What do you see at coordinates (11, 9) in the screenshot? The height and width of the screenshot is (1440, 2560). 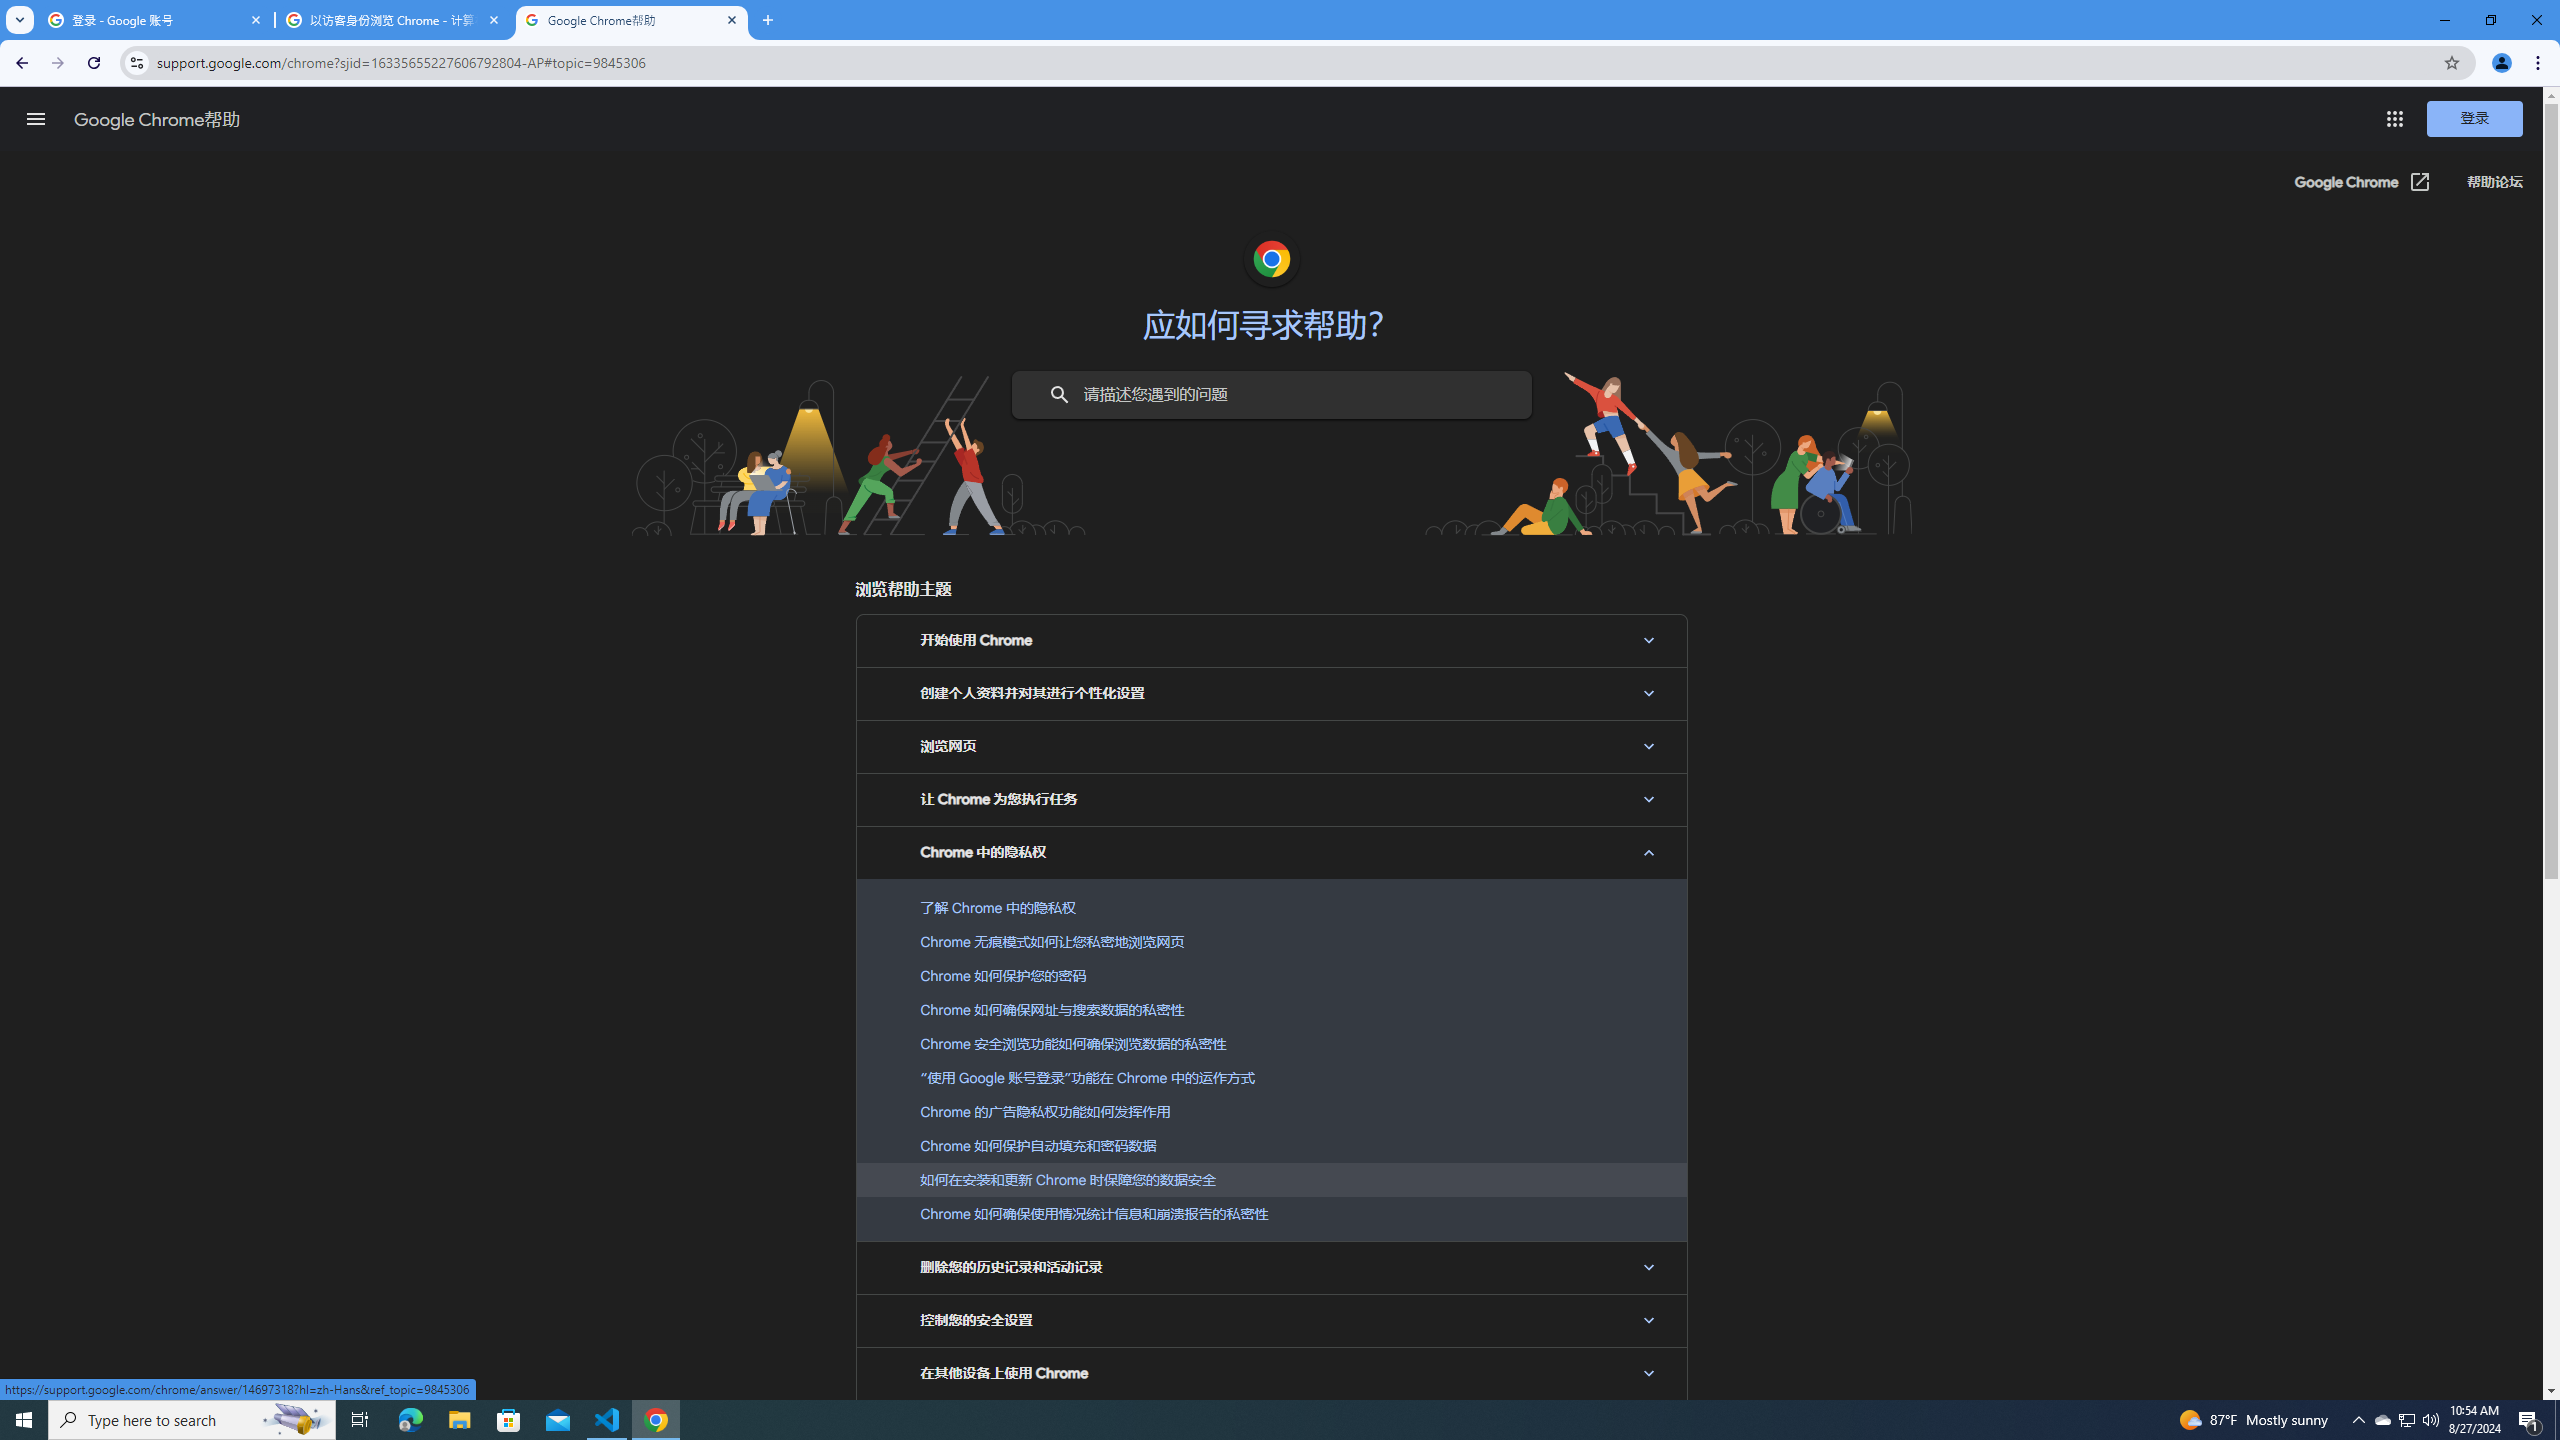 I see `'System'` at bounding box center [11, 9].